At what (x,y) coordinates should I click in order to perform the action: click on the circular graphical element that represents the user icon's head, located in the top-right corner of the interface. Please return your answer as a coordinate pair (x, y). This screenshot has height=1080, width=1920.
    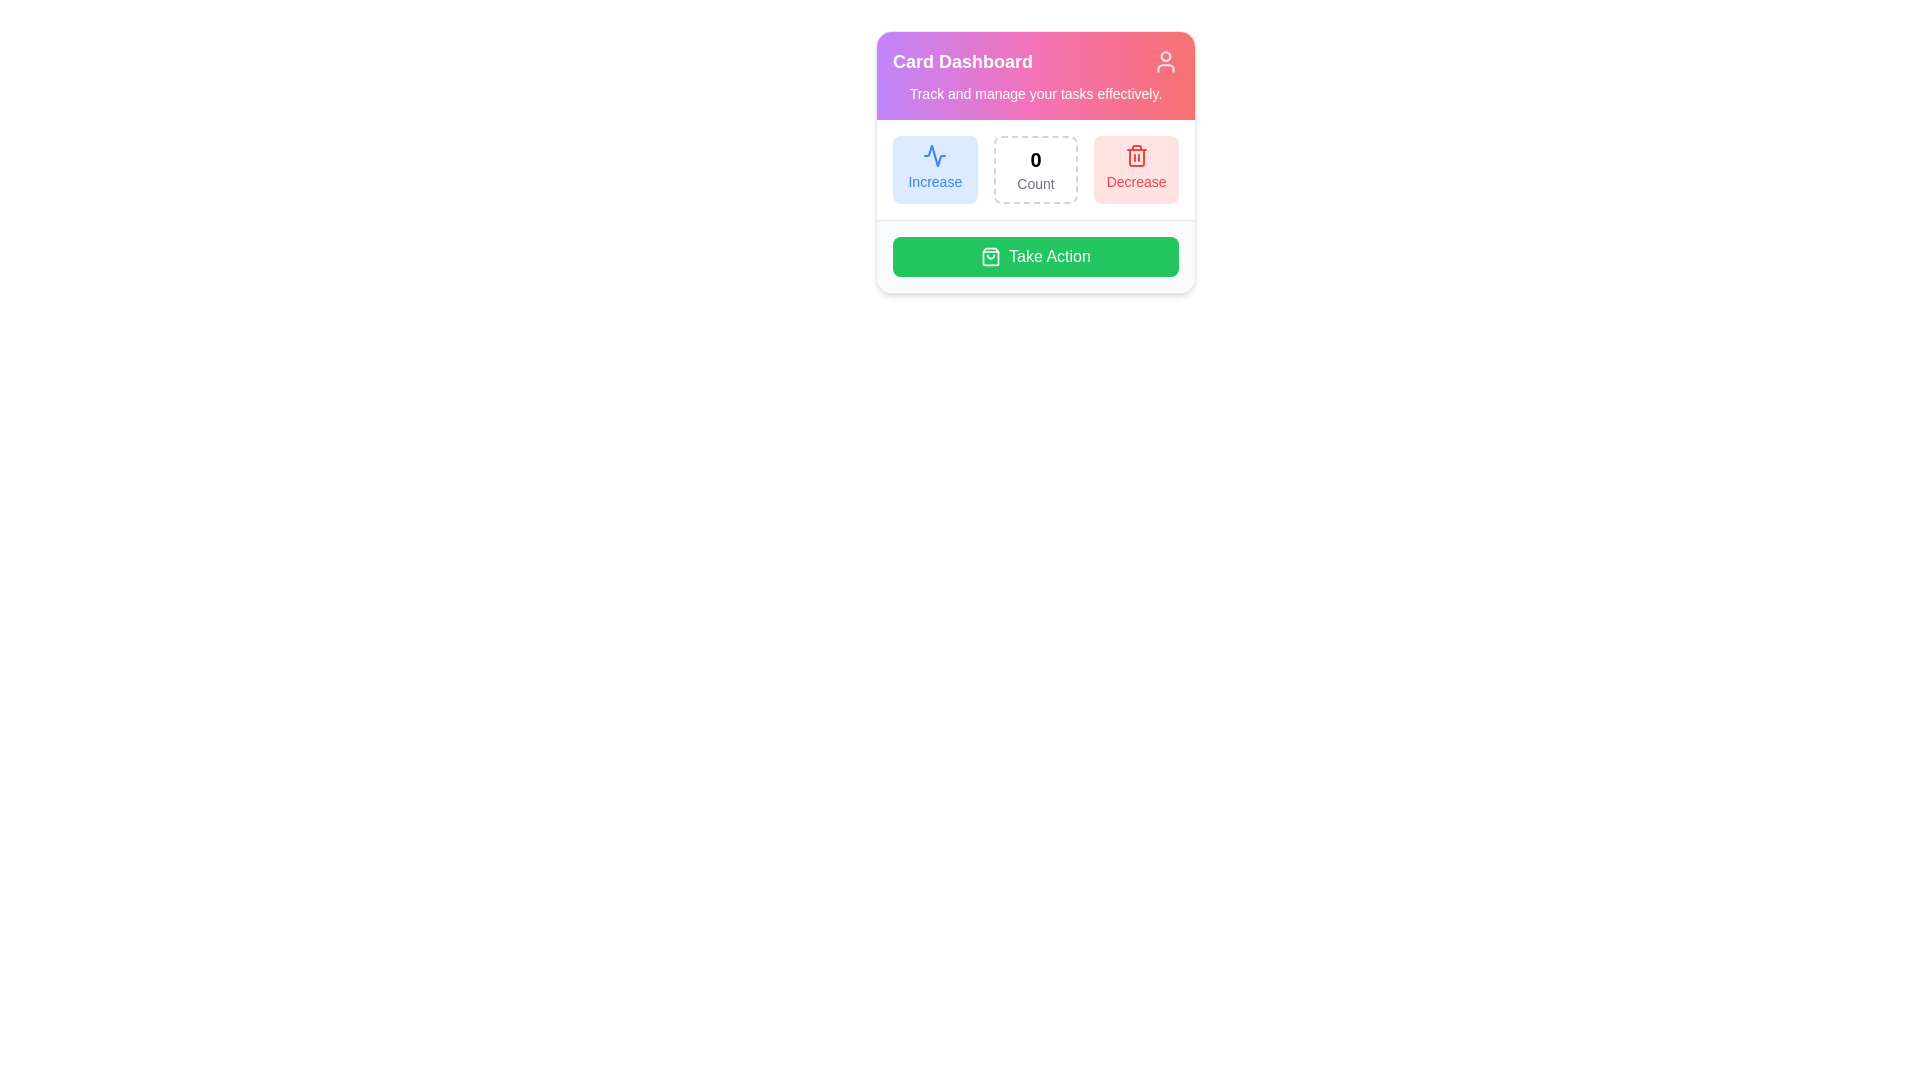
    Looking at the image, I should click on (1166, 55).